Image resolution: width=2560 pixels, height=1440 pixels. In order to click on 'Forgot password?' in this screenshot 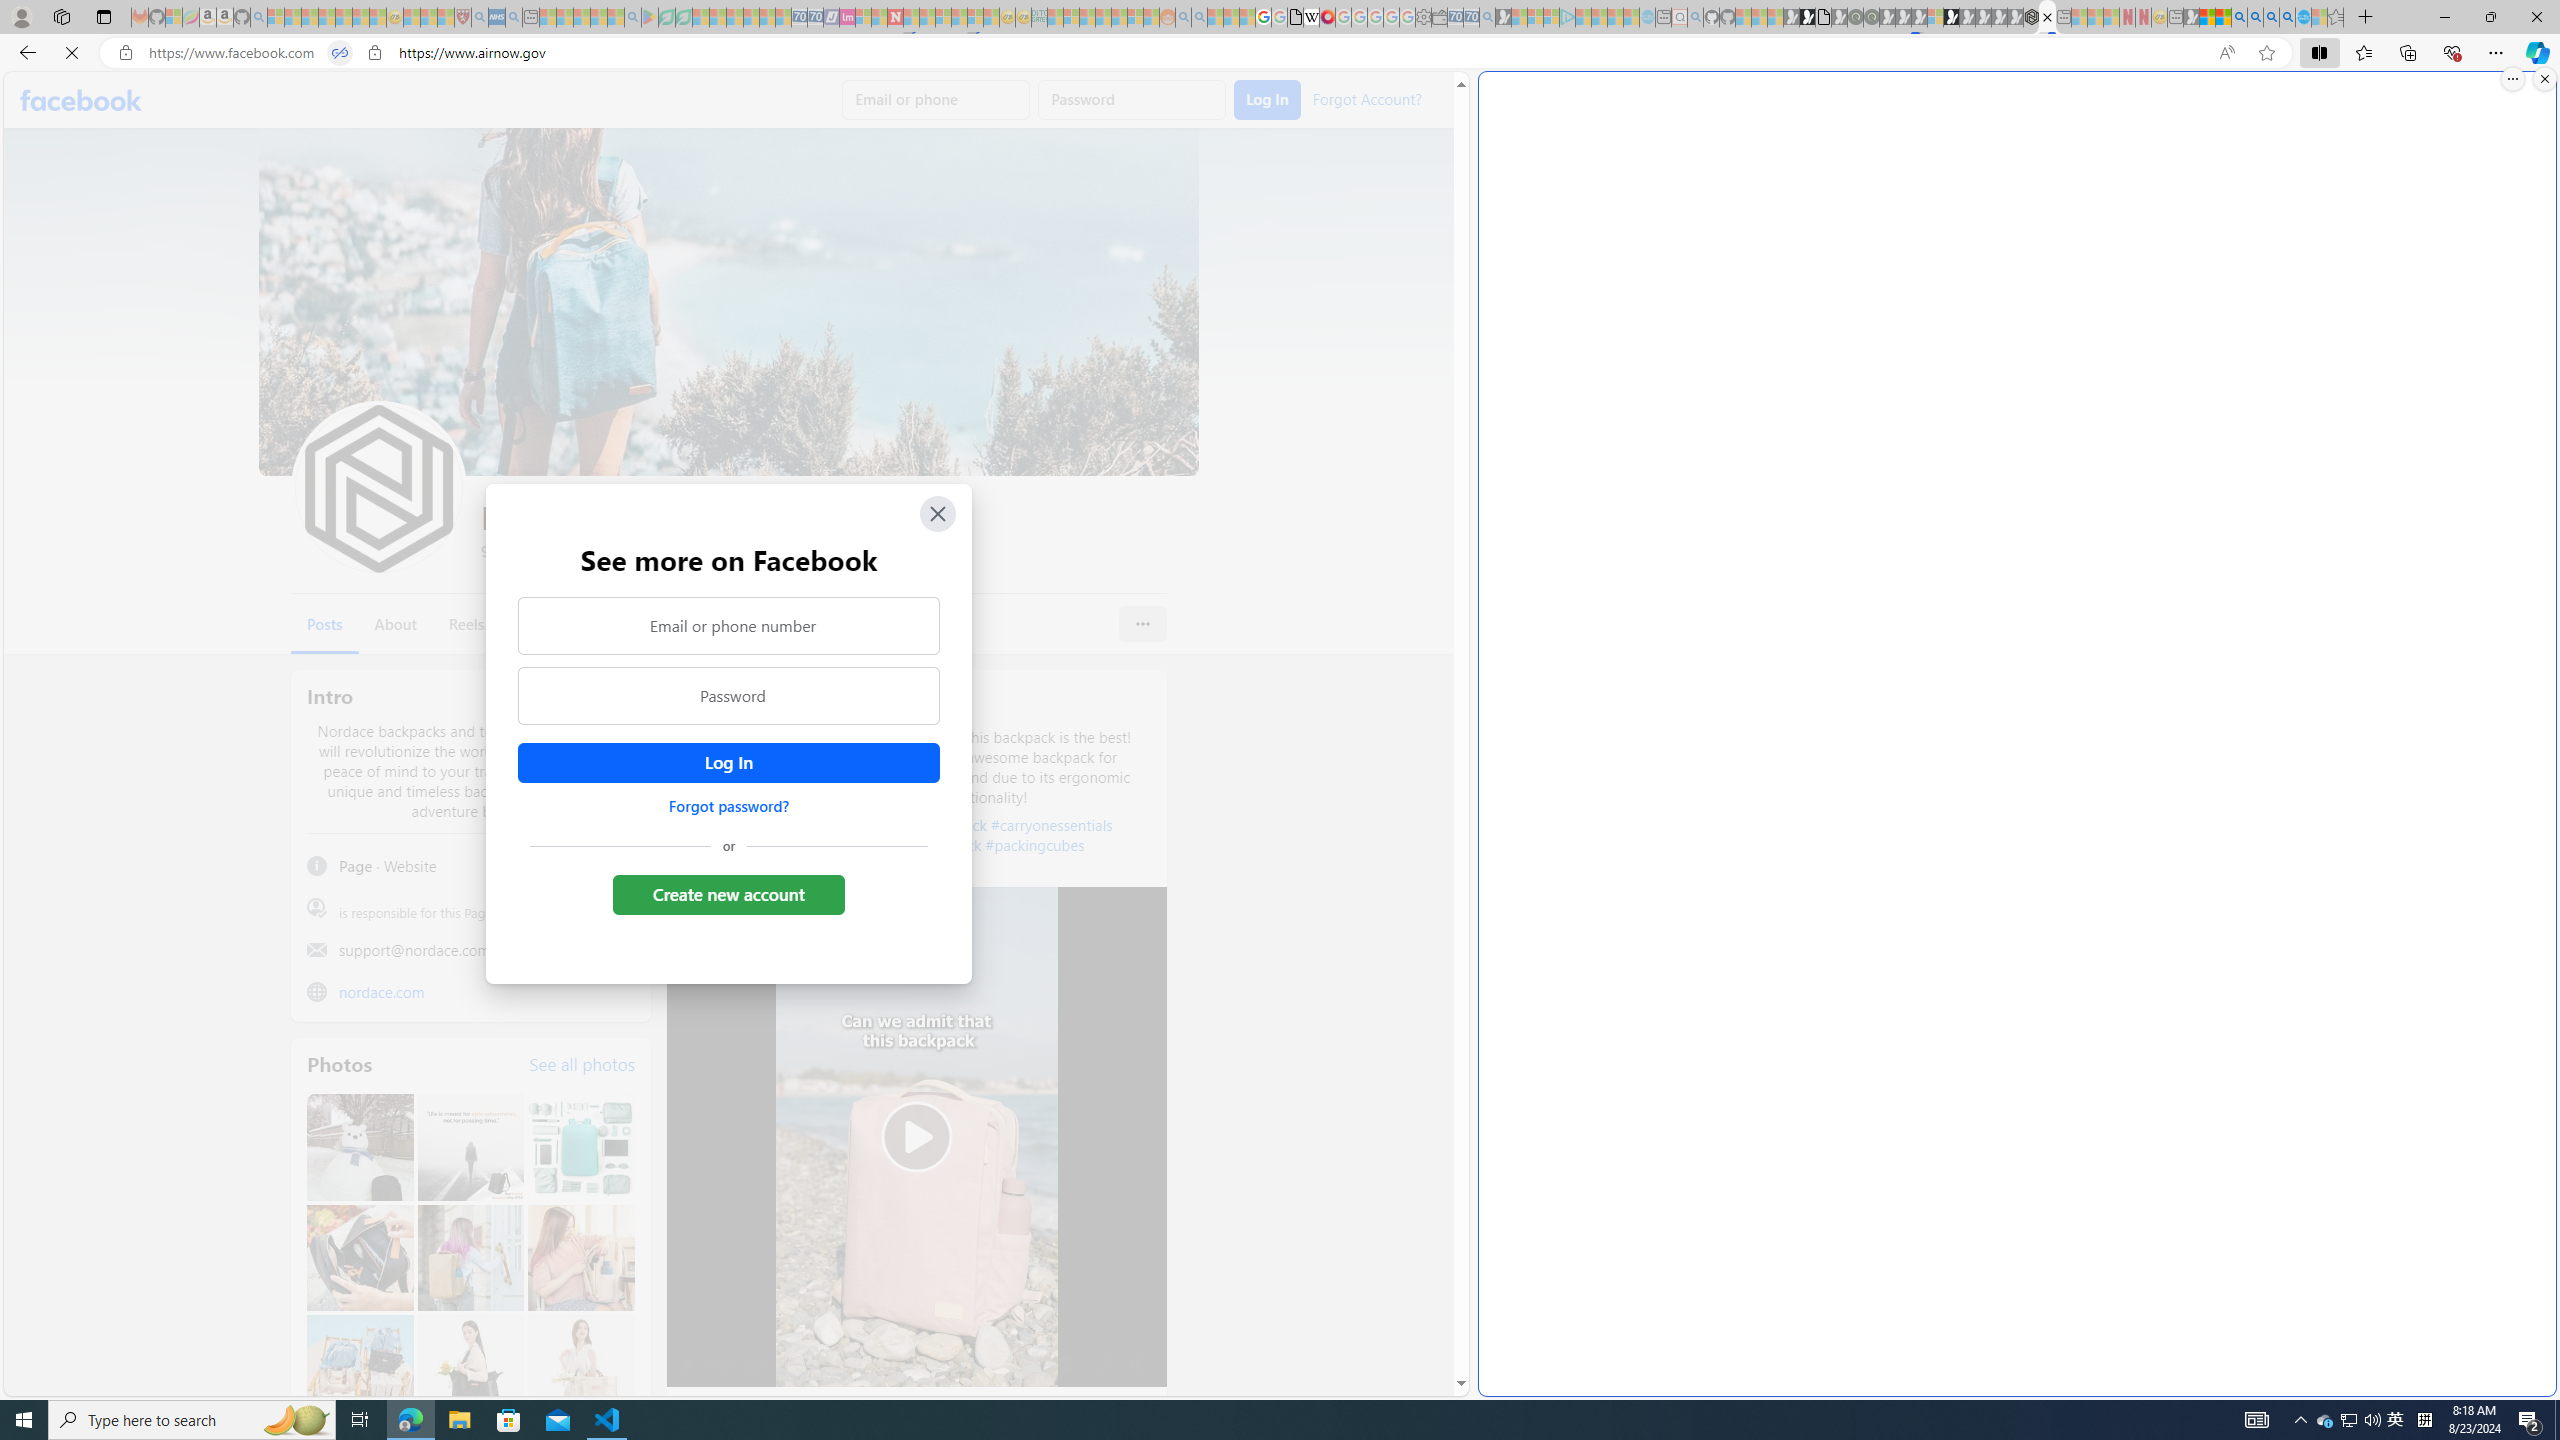, I will do `click(727, 805)`.